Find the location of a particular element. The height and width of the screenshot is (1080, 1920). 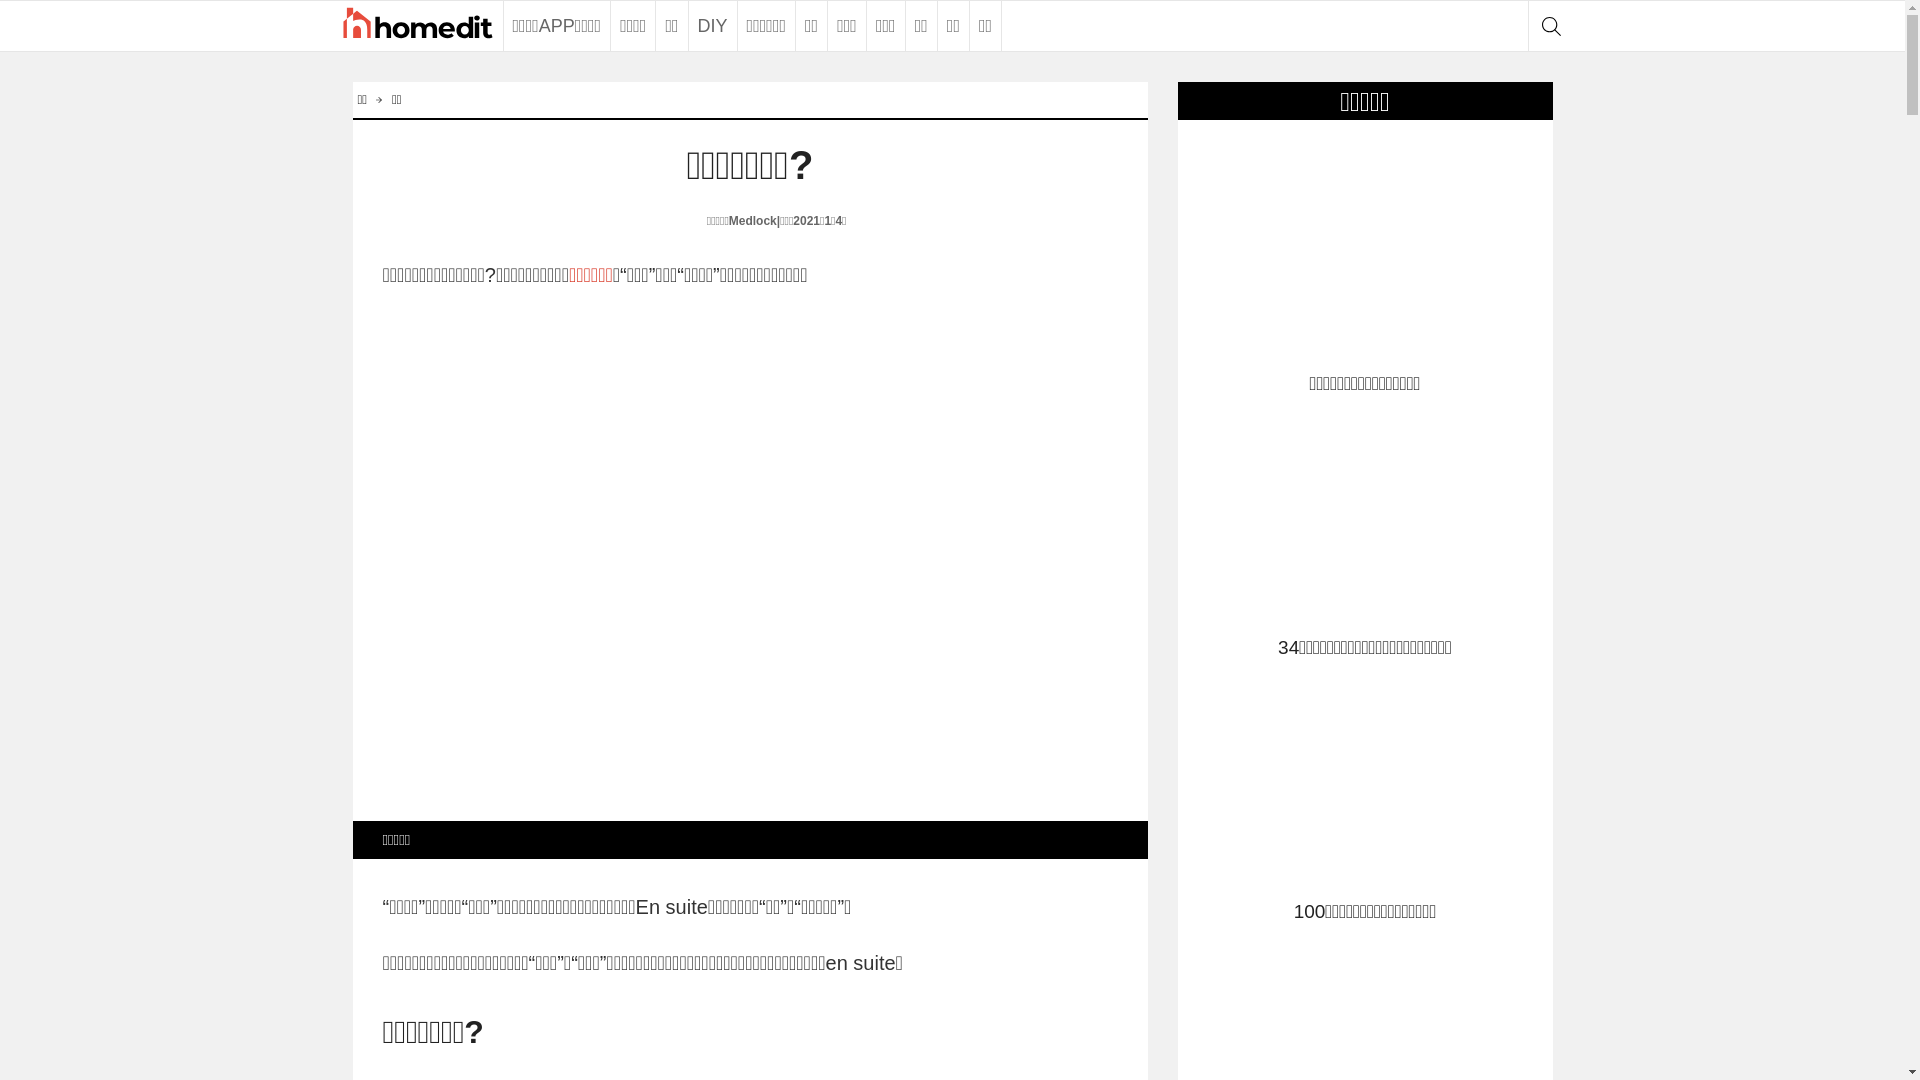

'Emily Medlock' is located at coordinates (673, 222).